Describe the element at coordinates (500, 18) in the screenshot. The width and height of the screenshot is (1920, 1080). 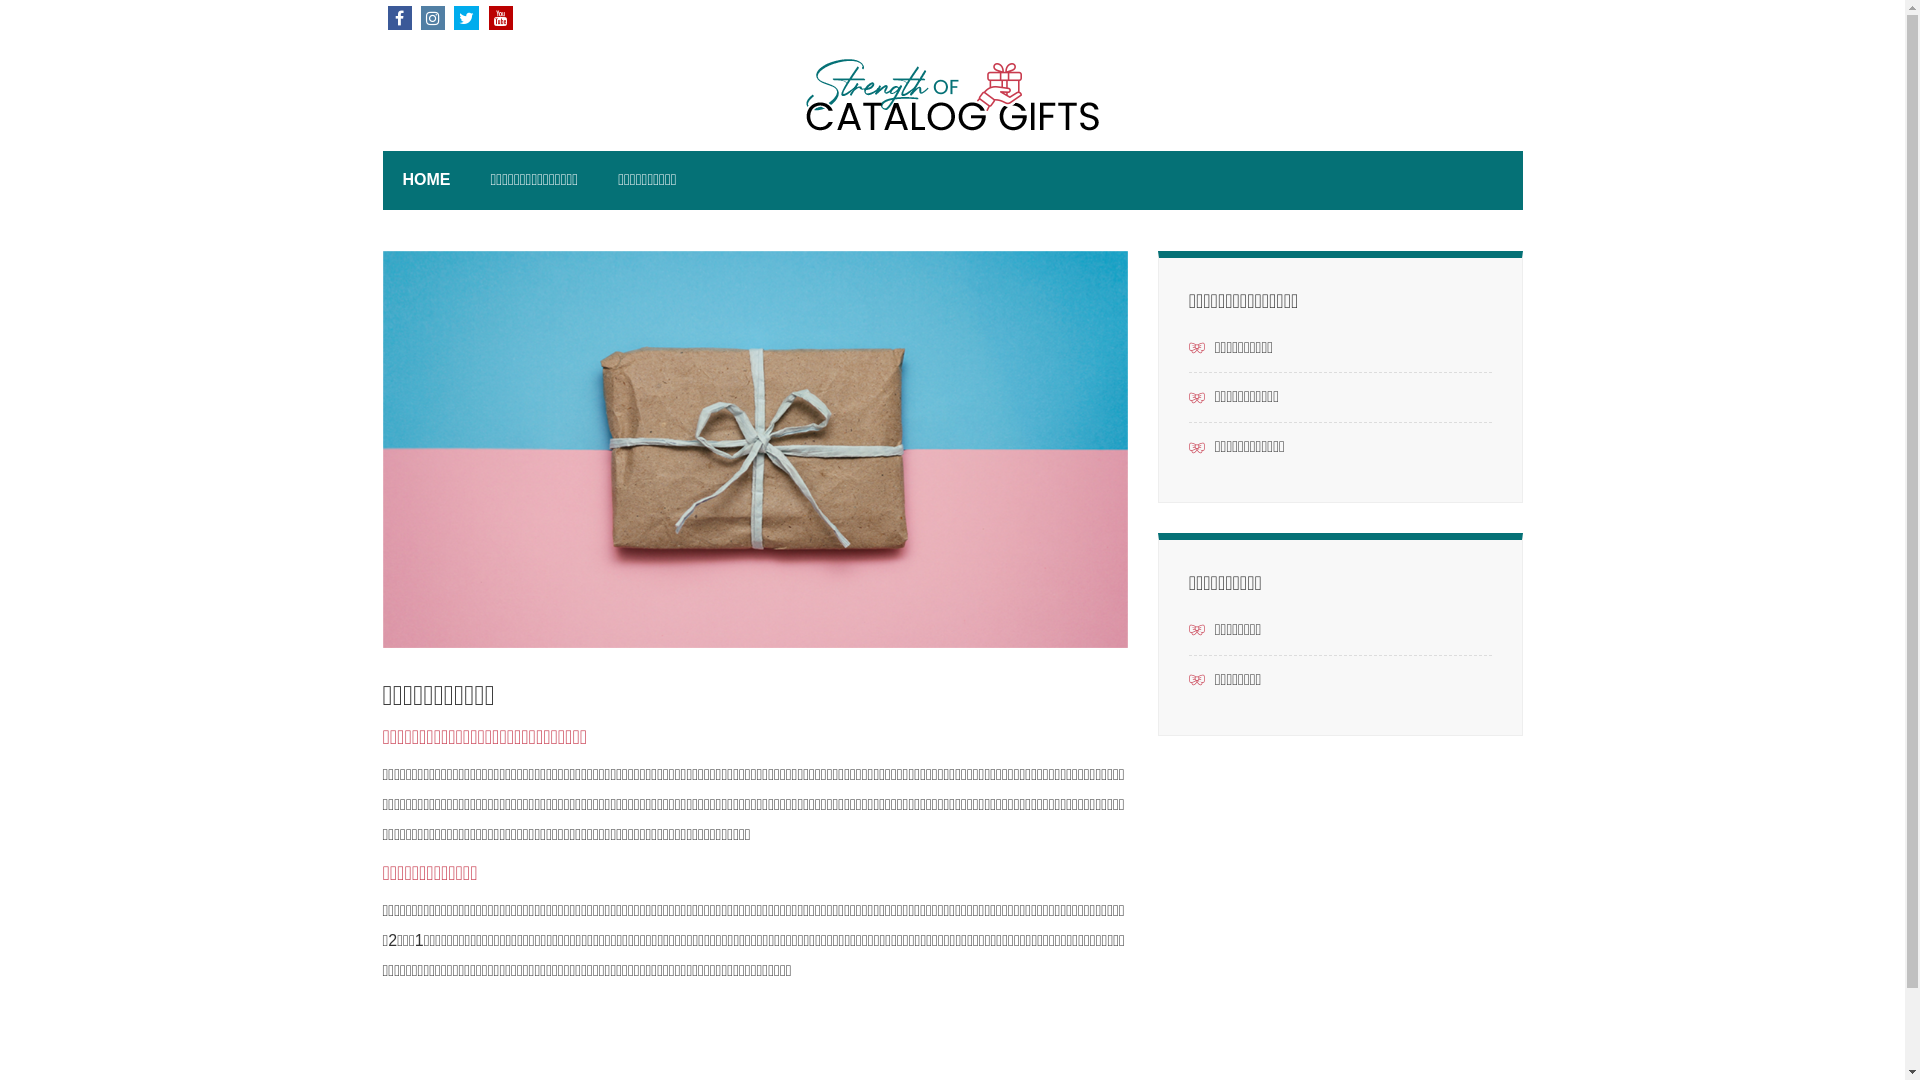
I see `'YOUTUBE'` at that location.